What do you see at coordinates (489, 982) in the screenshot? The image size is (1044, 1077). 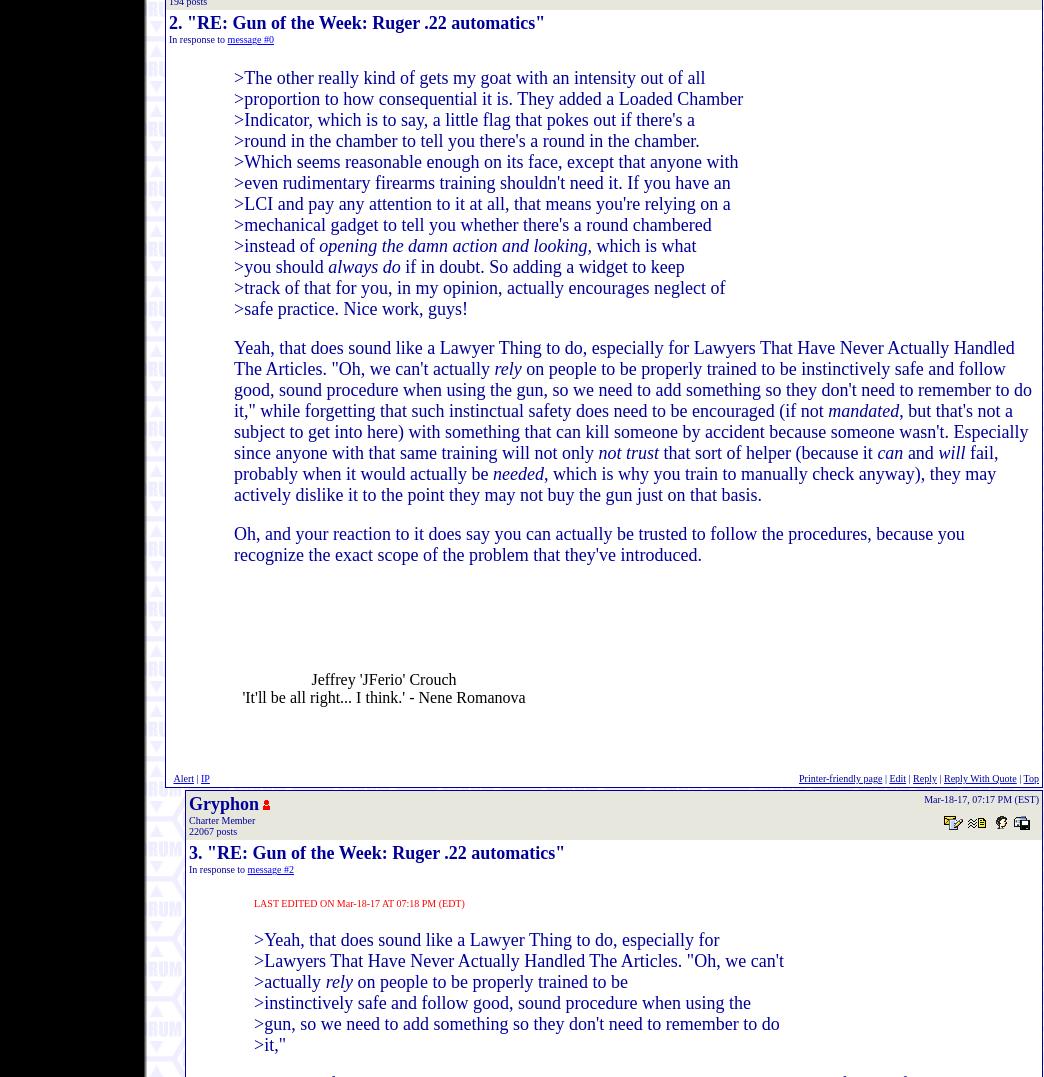 I see `'on people to be properly trained to be'` at bounding box center [489, 982].